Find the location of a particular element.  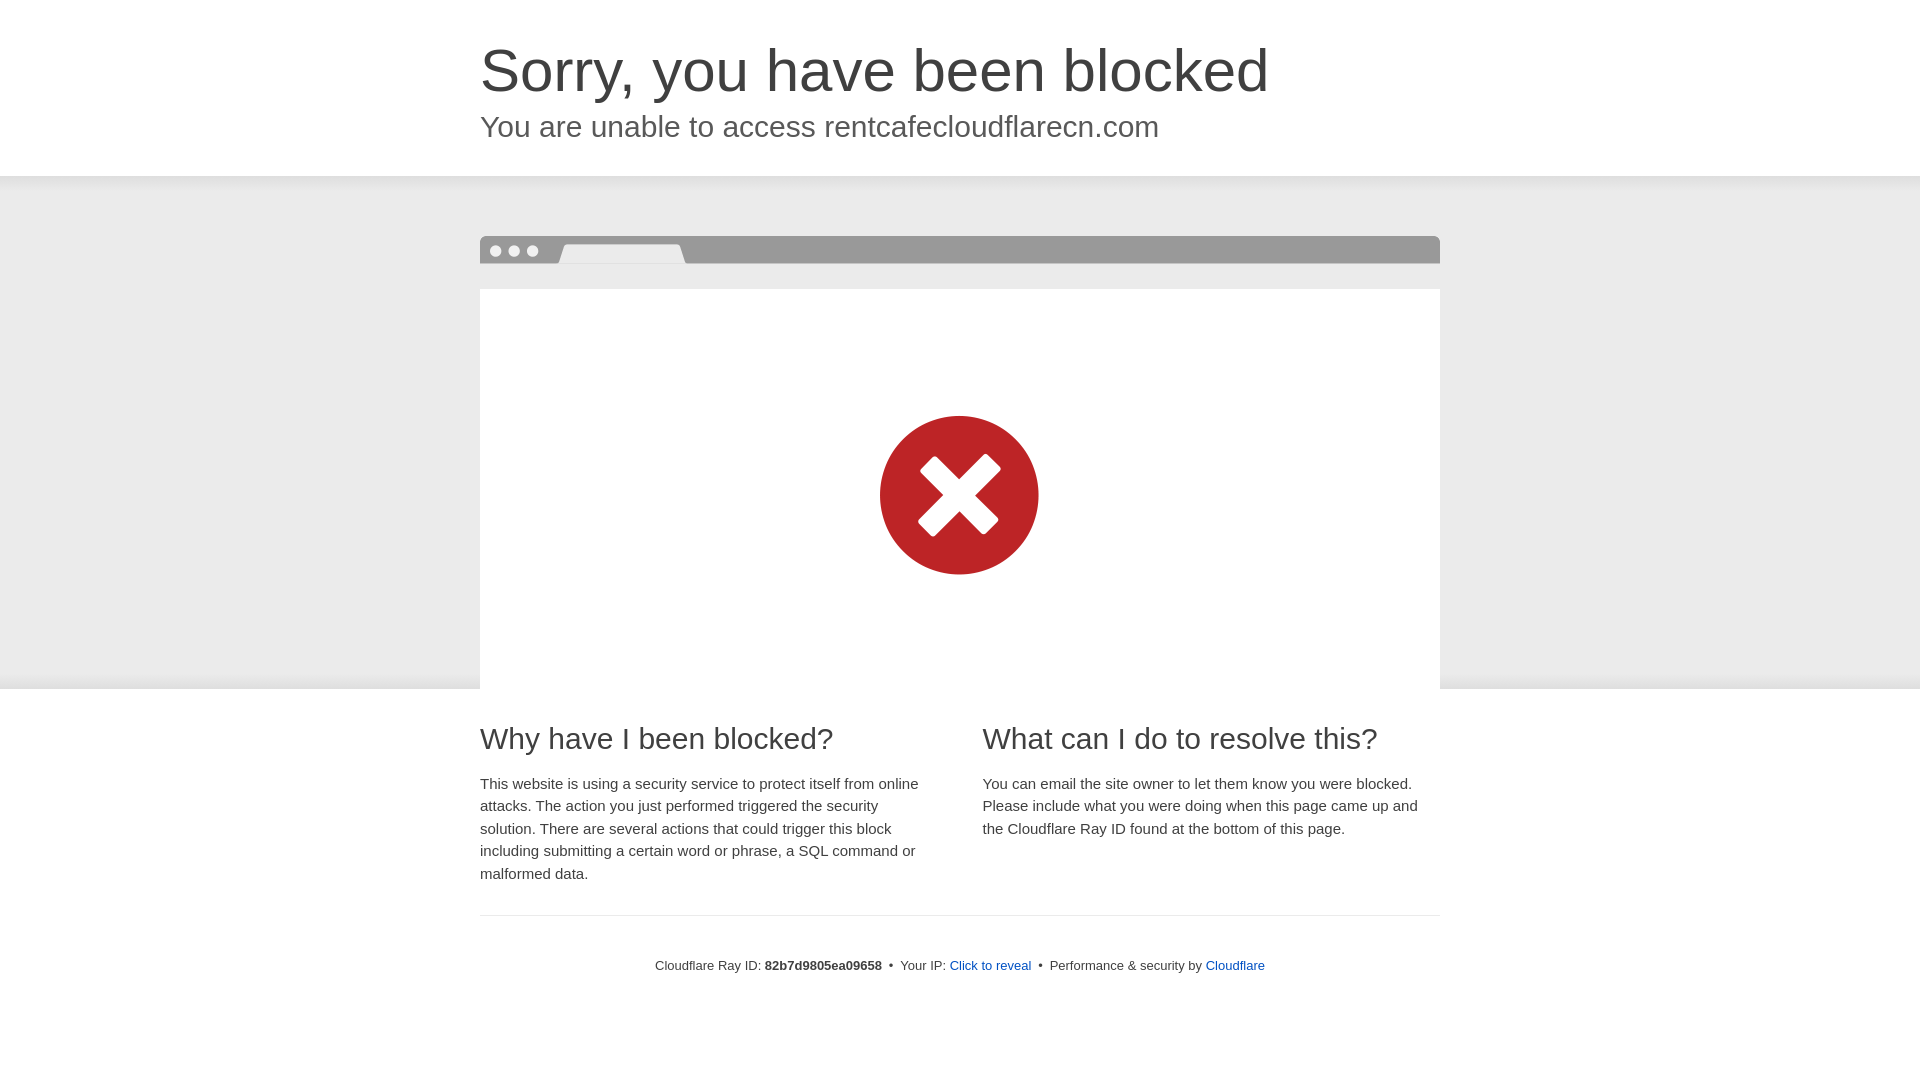

'Cloudflare' is located at coordinates (1234, 964).